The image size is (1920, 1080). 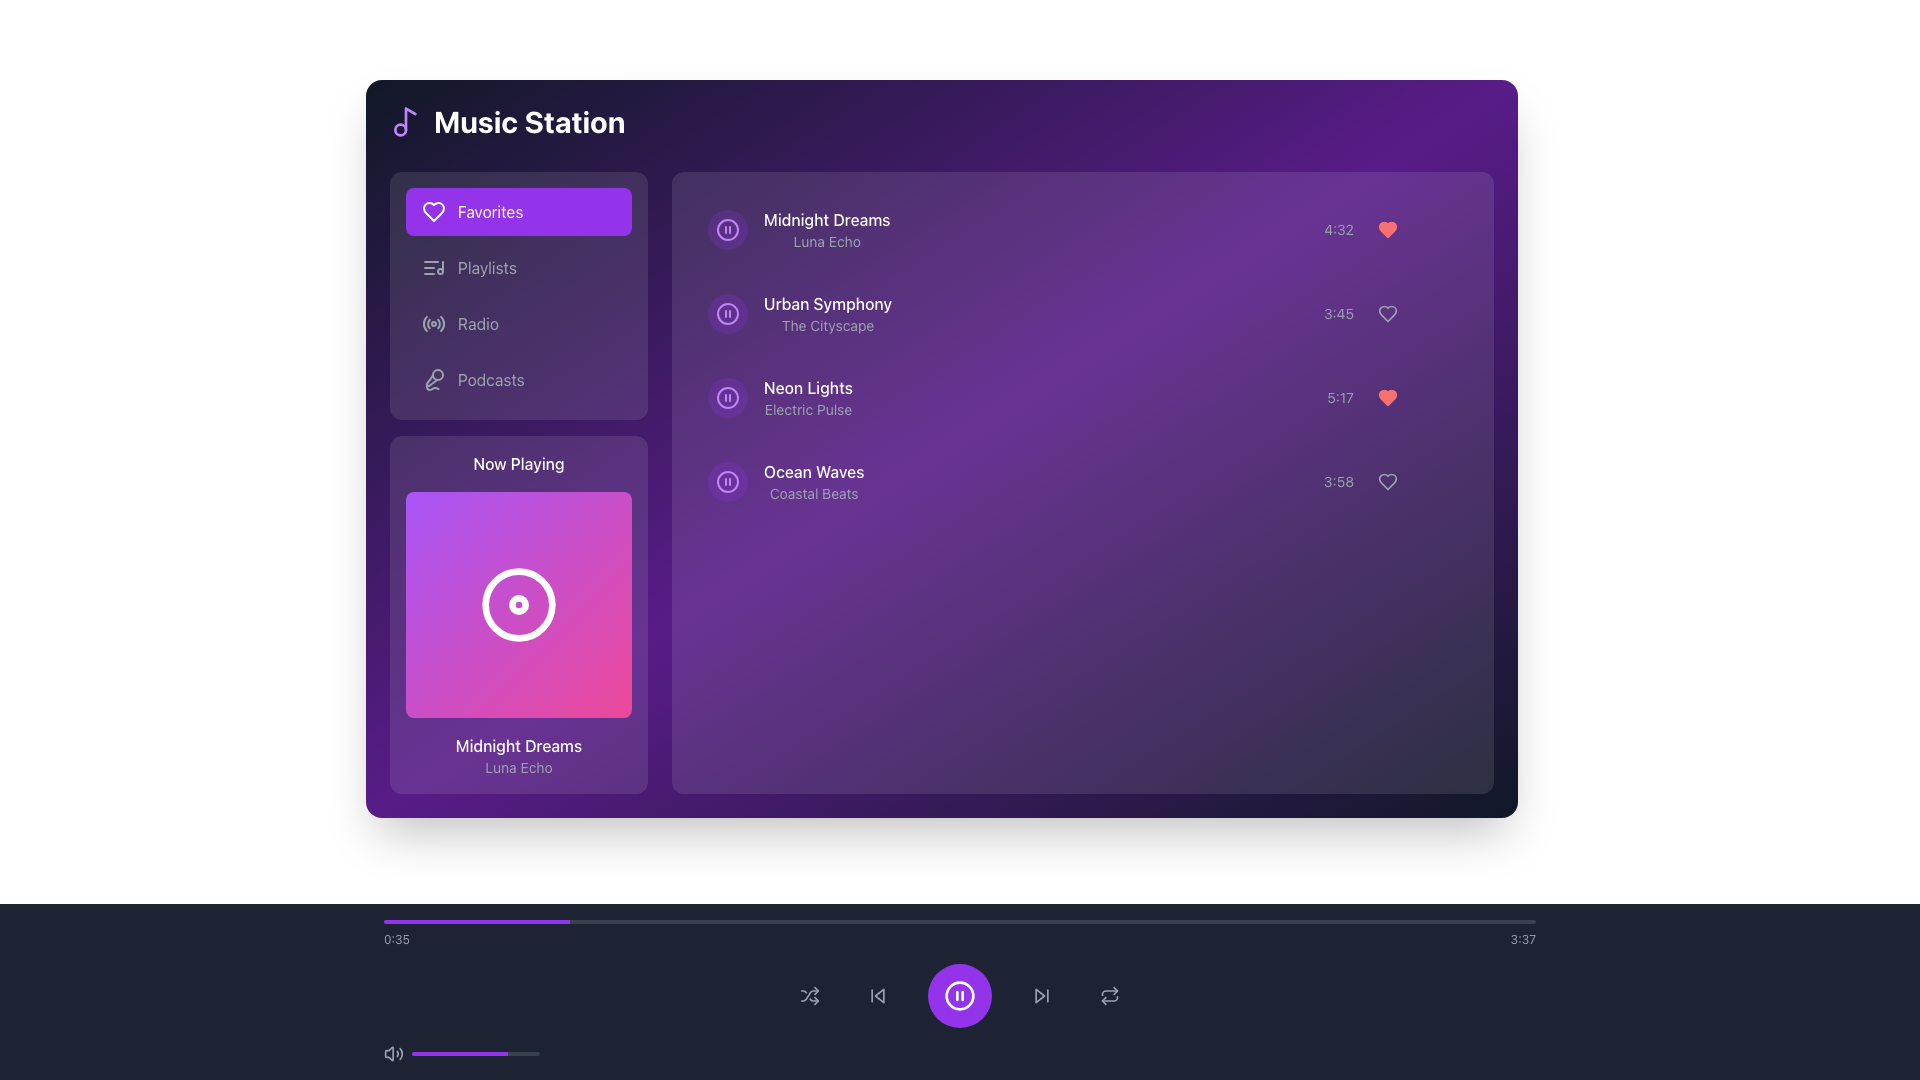 I want to click on the topmost text label displaying the duration or timestamp of a track in the playlist interface, so click(x=1339, y=229).